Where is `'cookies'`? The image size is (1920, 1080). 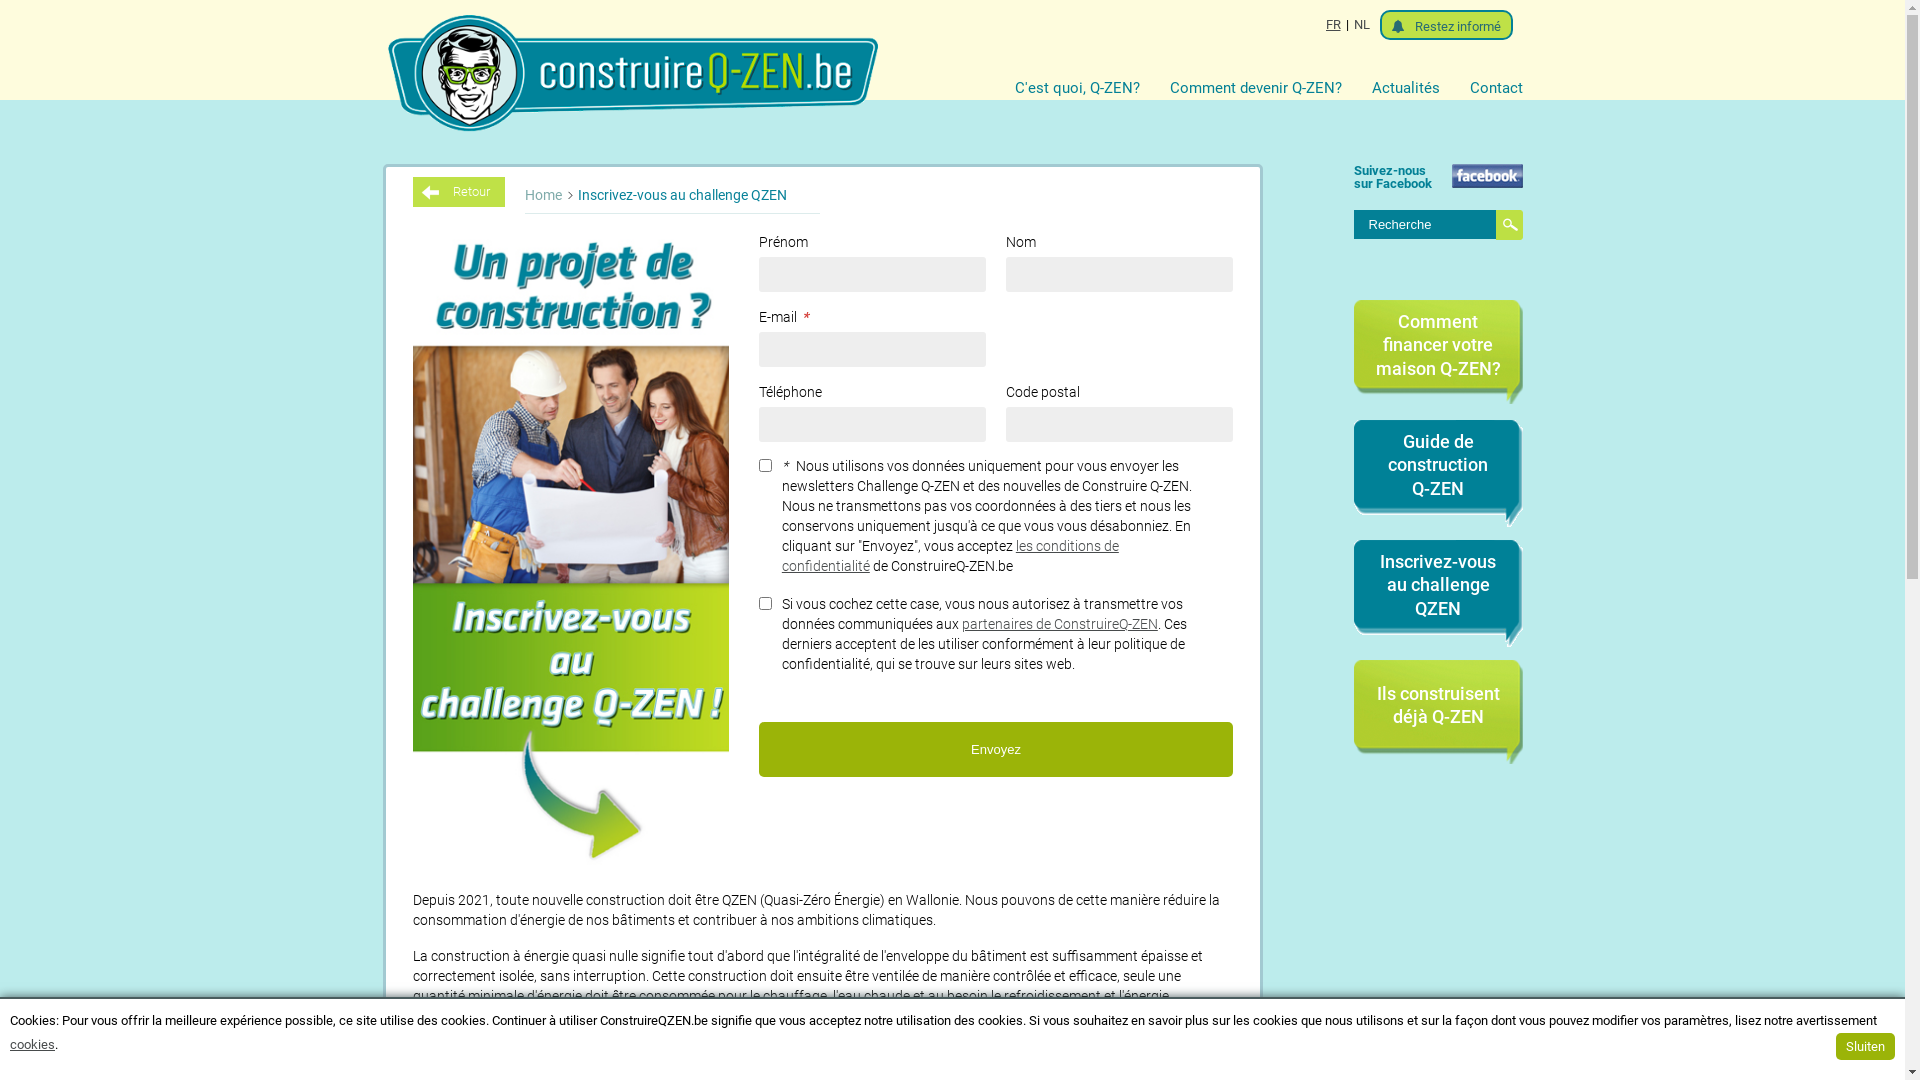 'cookies' is located at coordinates (32, 1043).